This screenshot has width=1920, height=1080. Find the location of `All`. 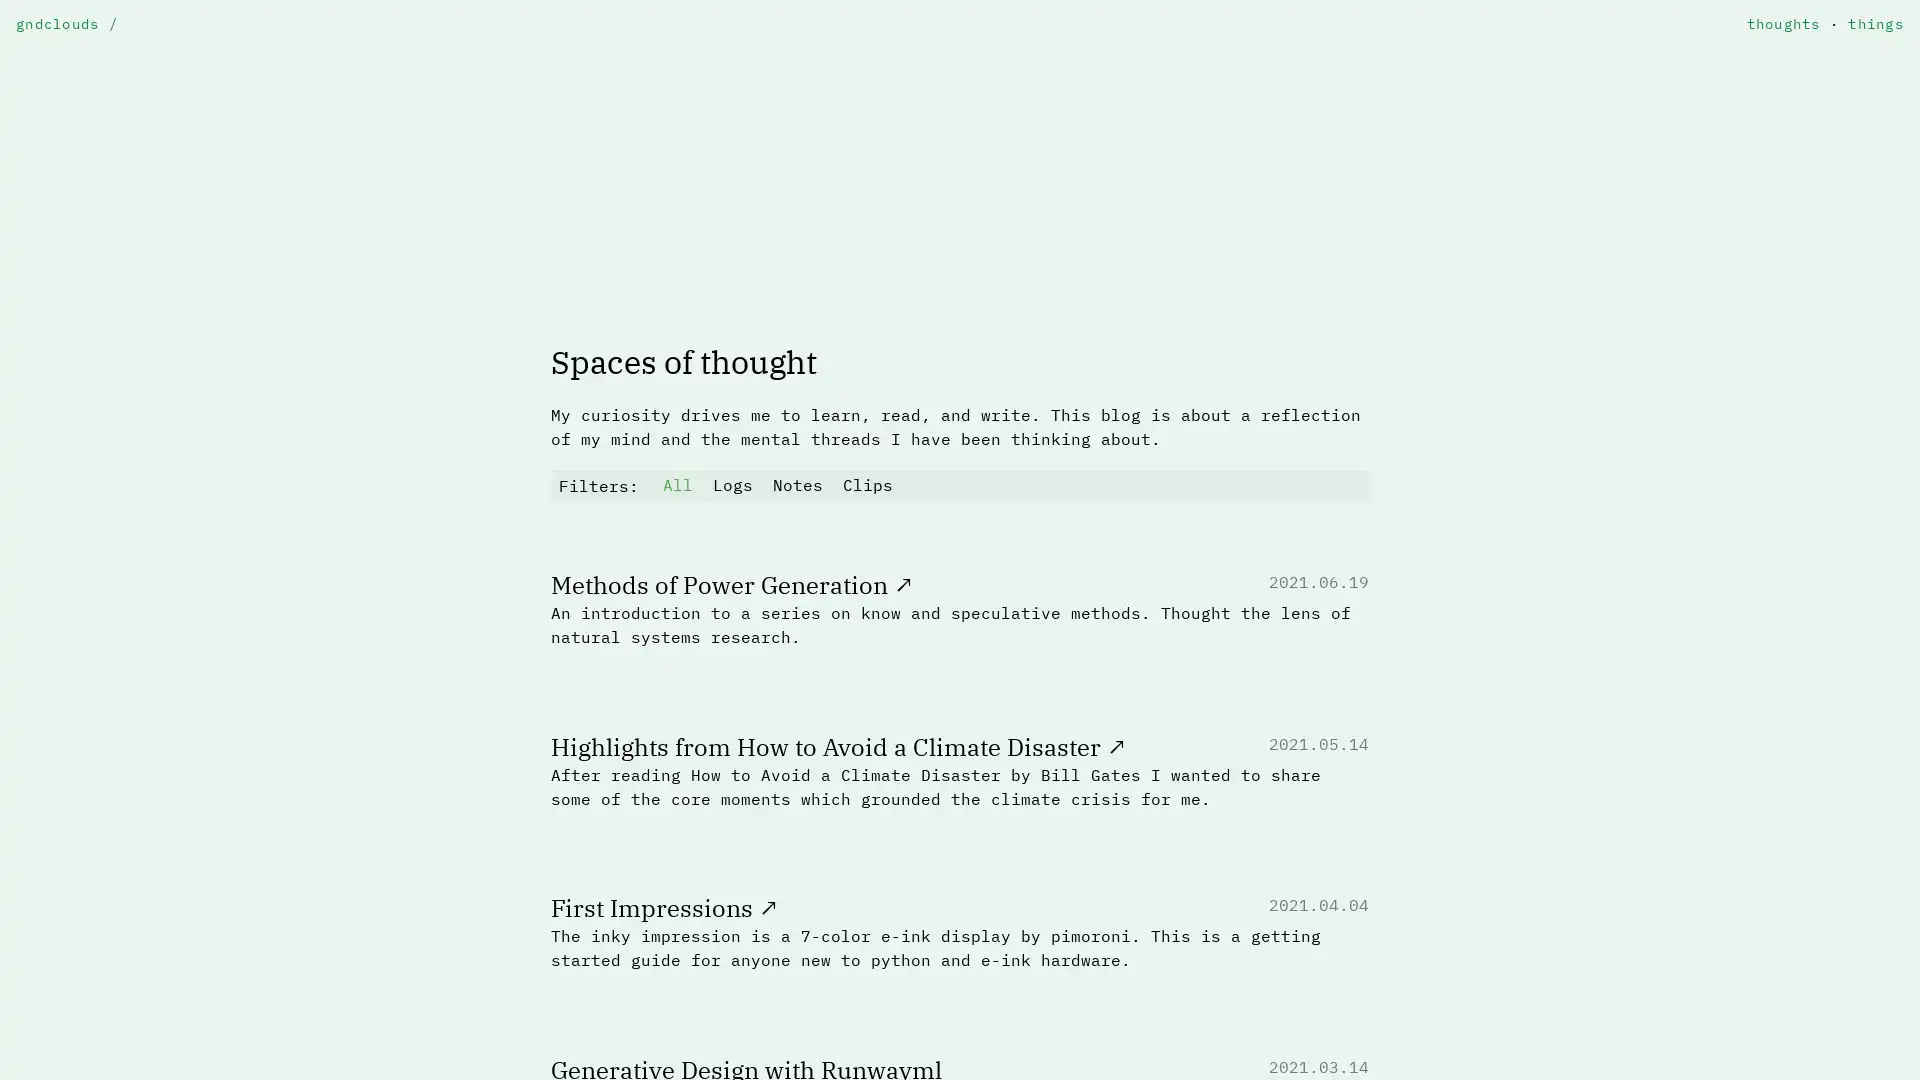

All is located at coordinates (677, 485).